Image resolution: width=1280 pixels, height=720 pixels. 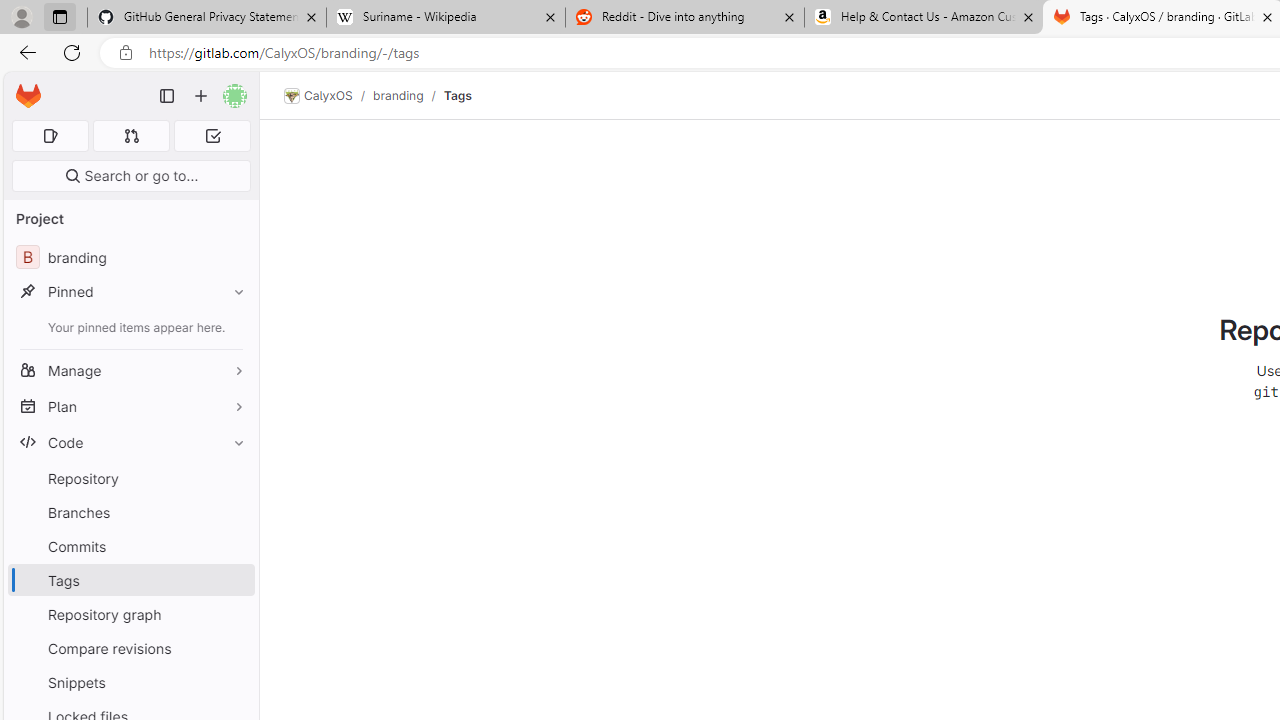 I want to click on 'Suriname - Wikipedia', so click(x=444, y=17).